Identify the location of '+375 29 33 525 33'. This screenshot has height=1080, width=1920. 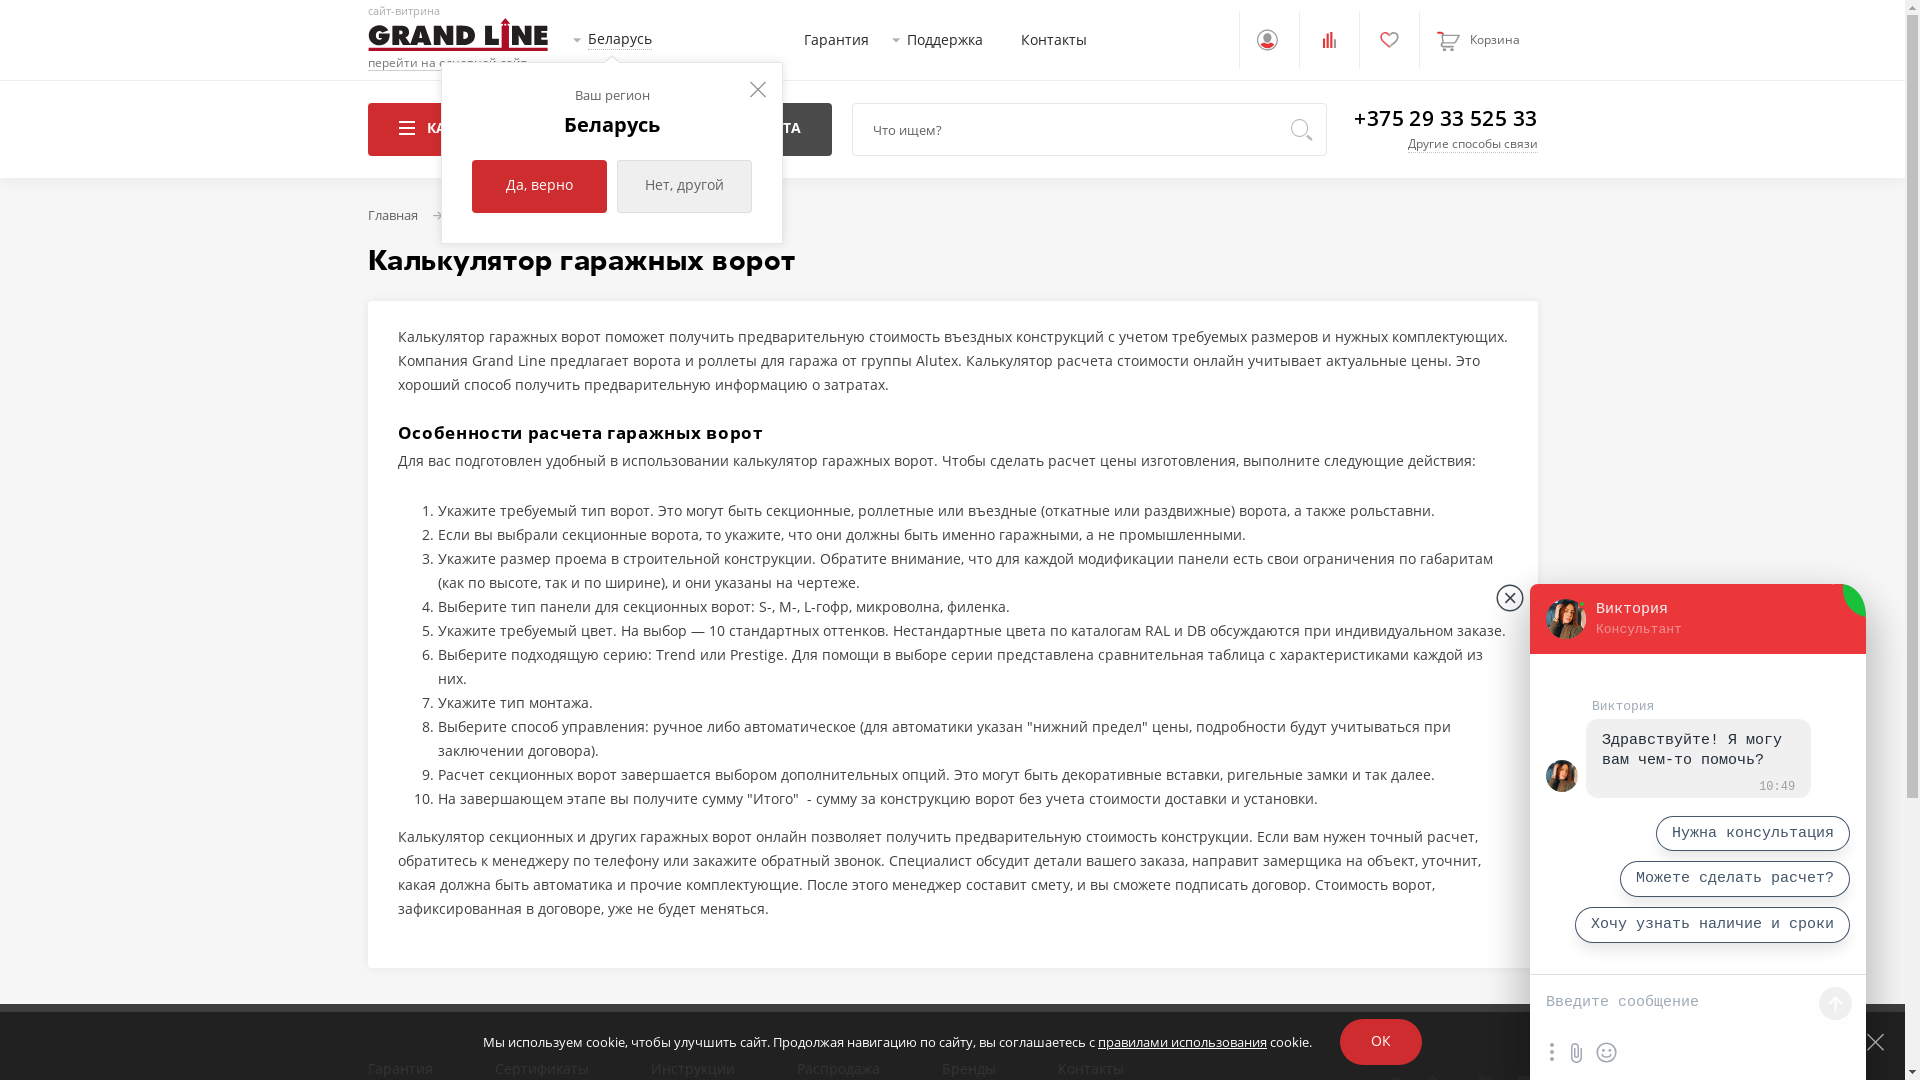
(1353, 118).